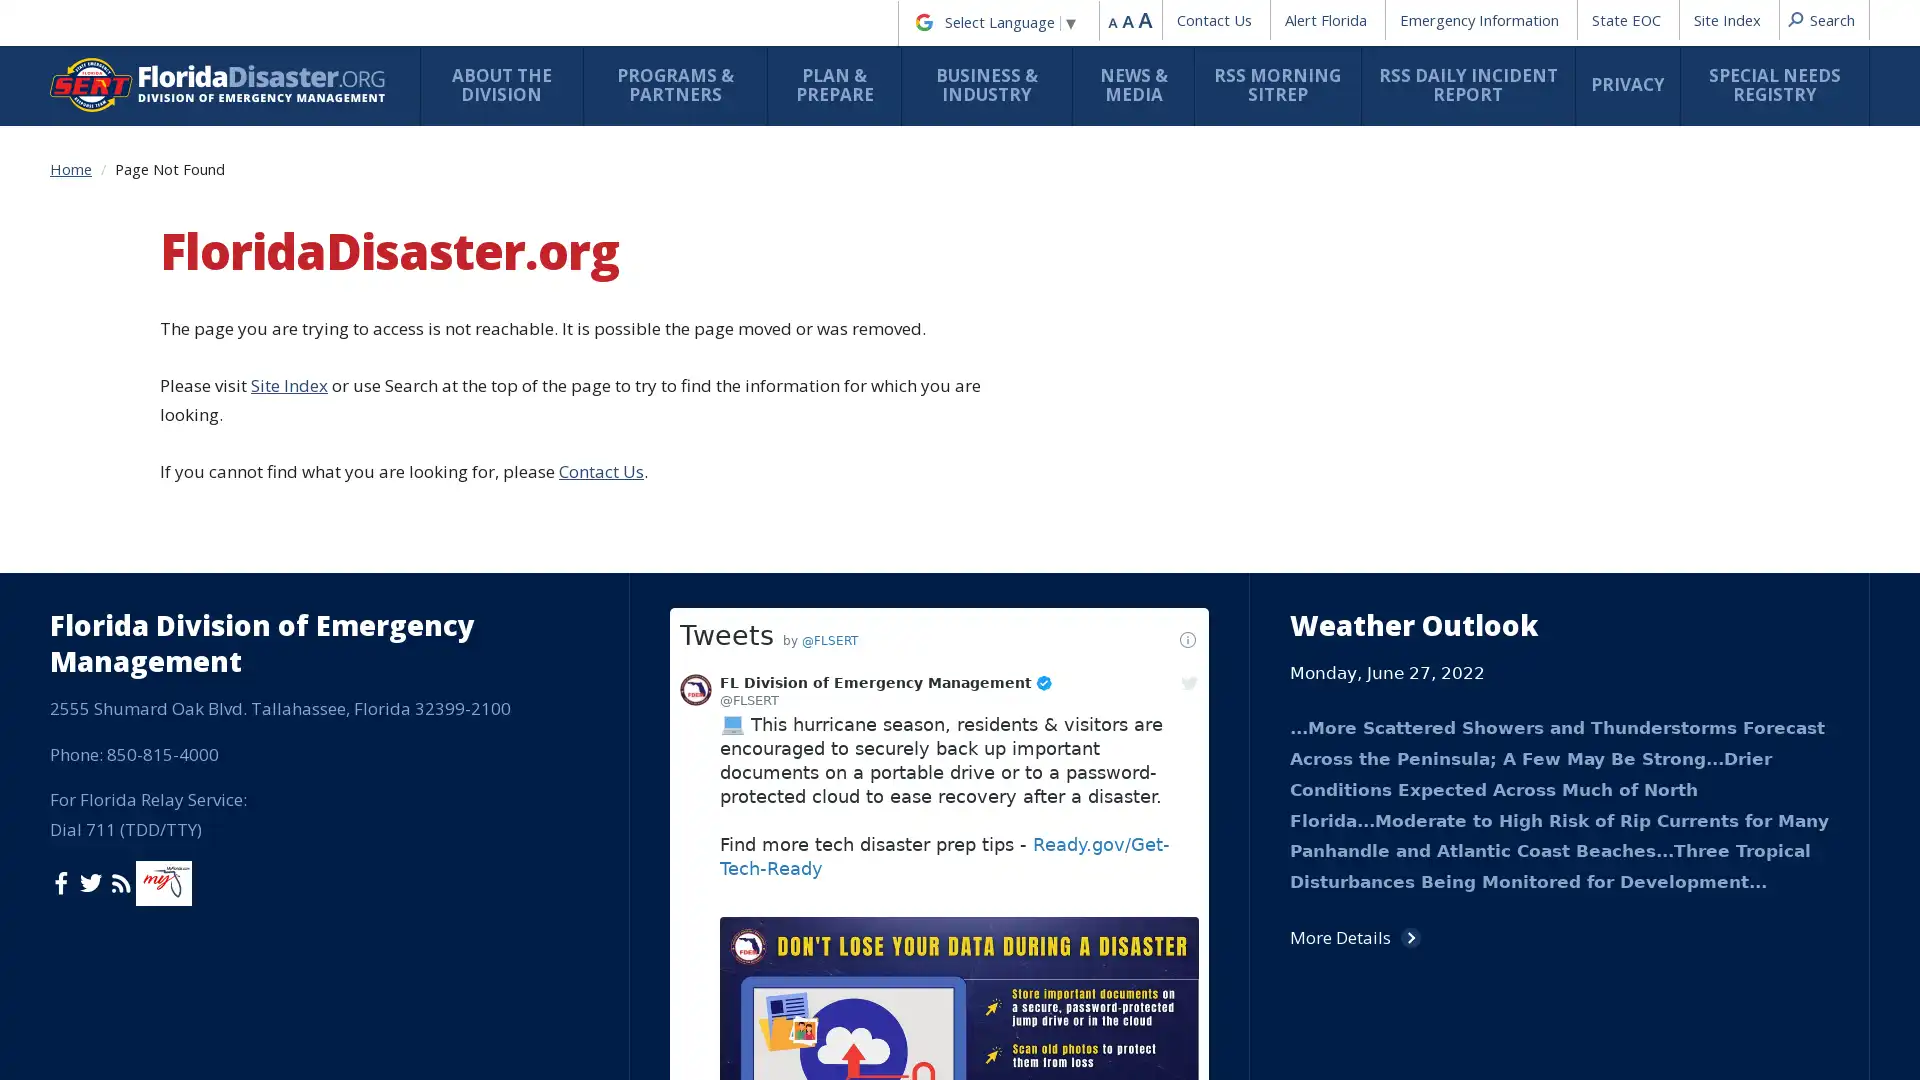 Image resolution: width=1920 pixels, height=1080 pixels. I want to click on Toggle More, so click(1002, 866).